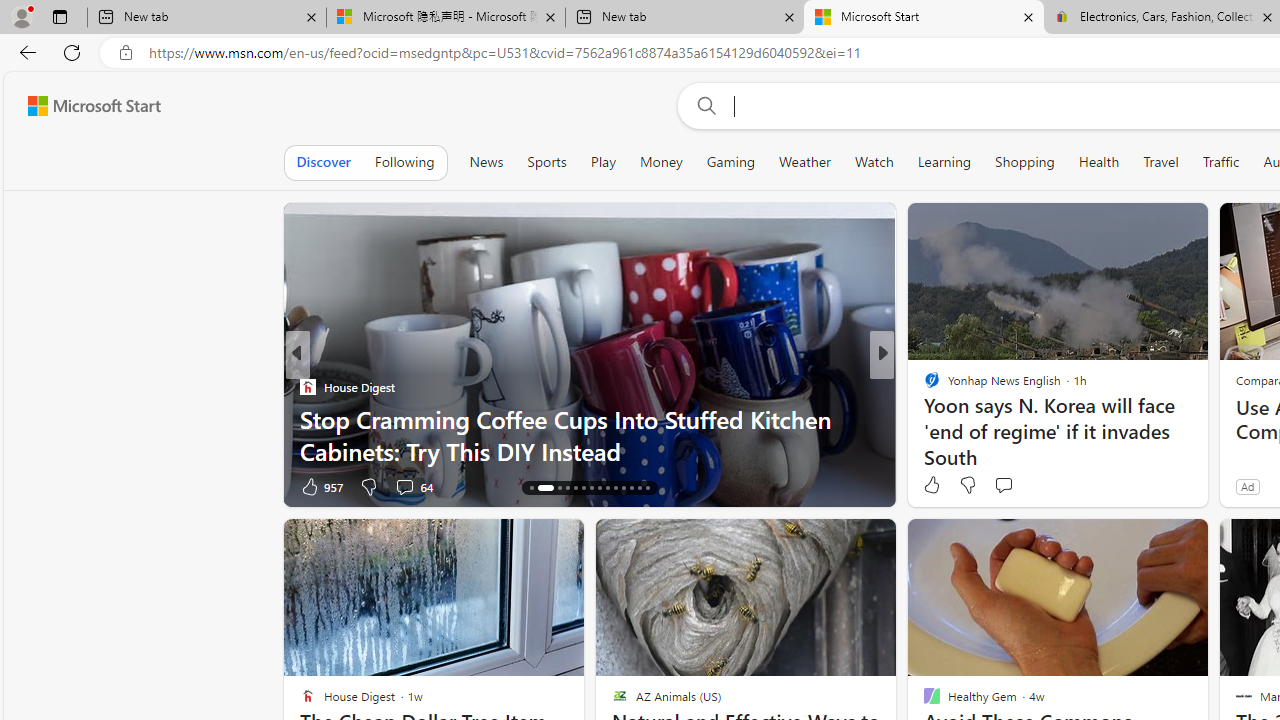 Image resolution: width=1280 pixels, height=720 pixels. I want to click on 'View comments 7 Comment', so click(1020, 486).